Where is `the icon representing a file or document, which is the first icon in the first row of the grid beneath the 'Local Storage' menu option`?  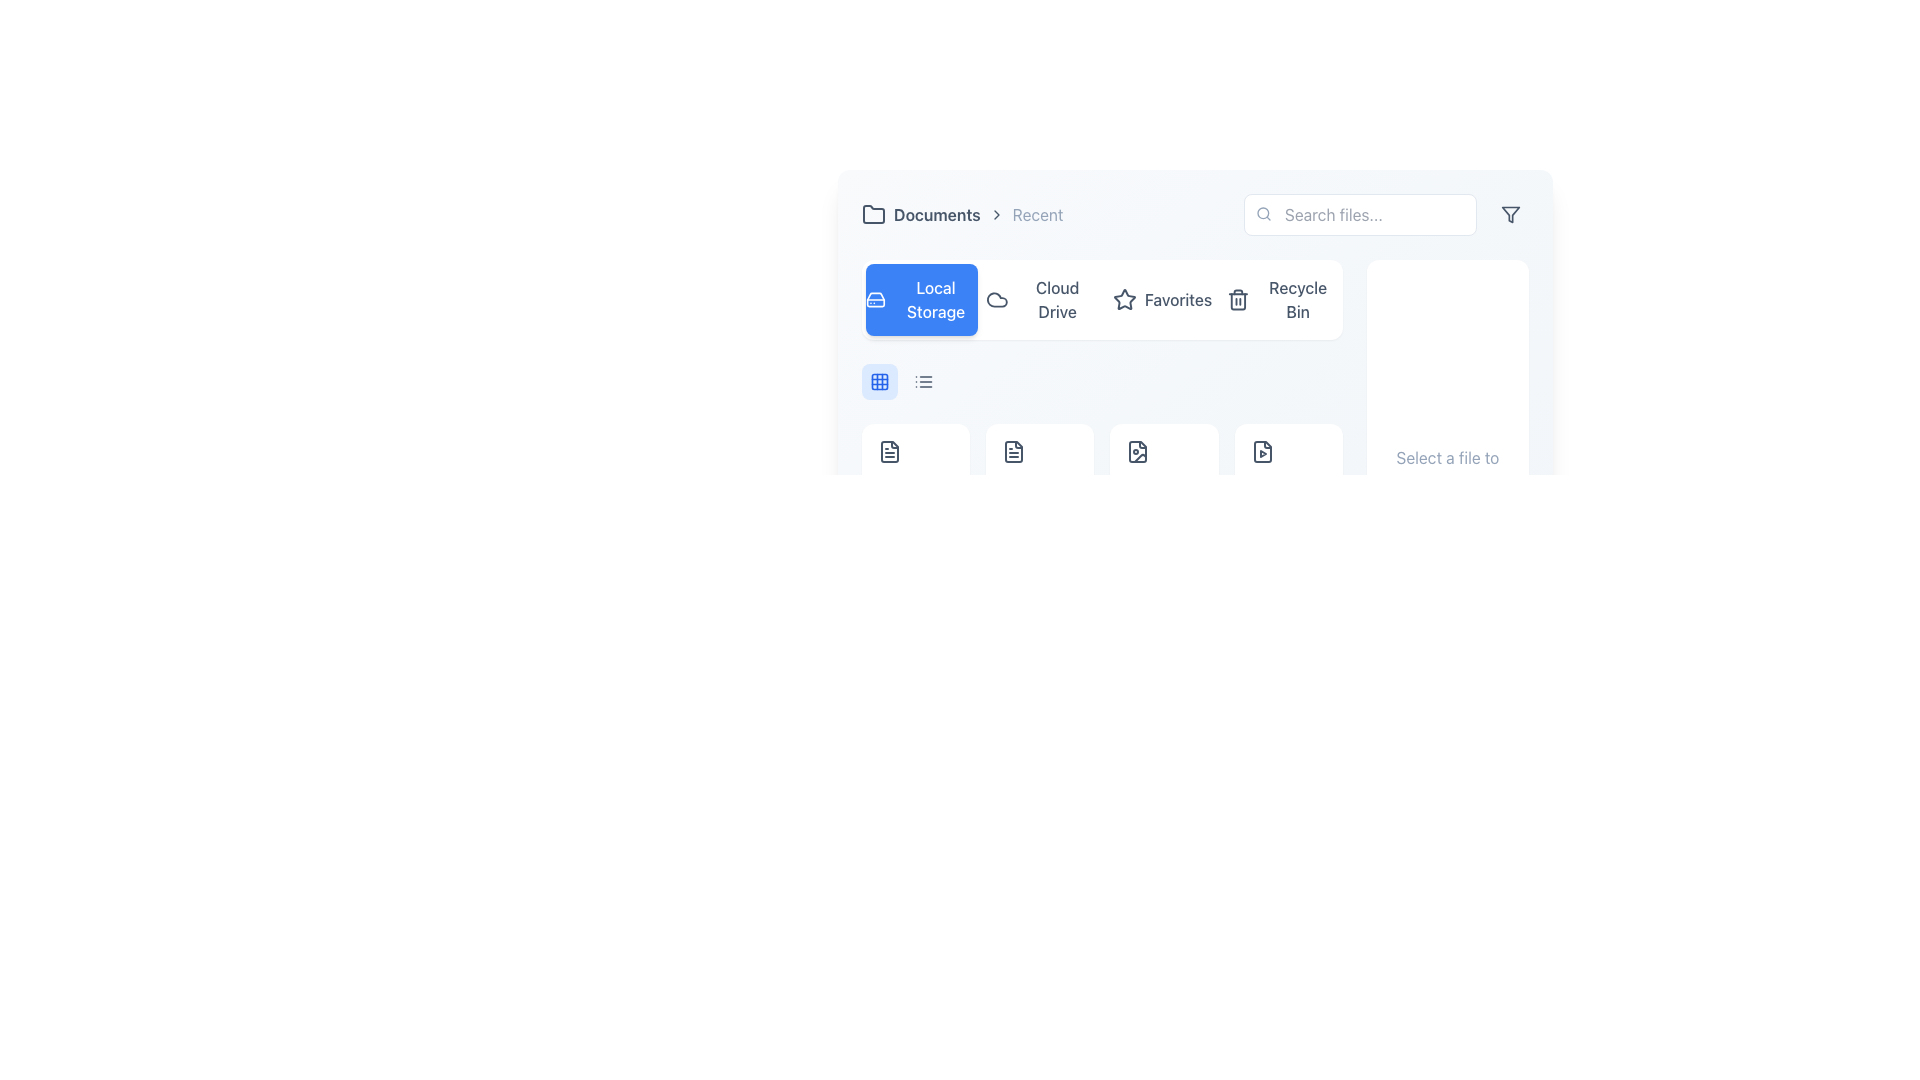 the icon representing a file or document, which is the first icon in the first row of the grid beneath the 'Local Storage' menu option is located at coordinates (888, 451).